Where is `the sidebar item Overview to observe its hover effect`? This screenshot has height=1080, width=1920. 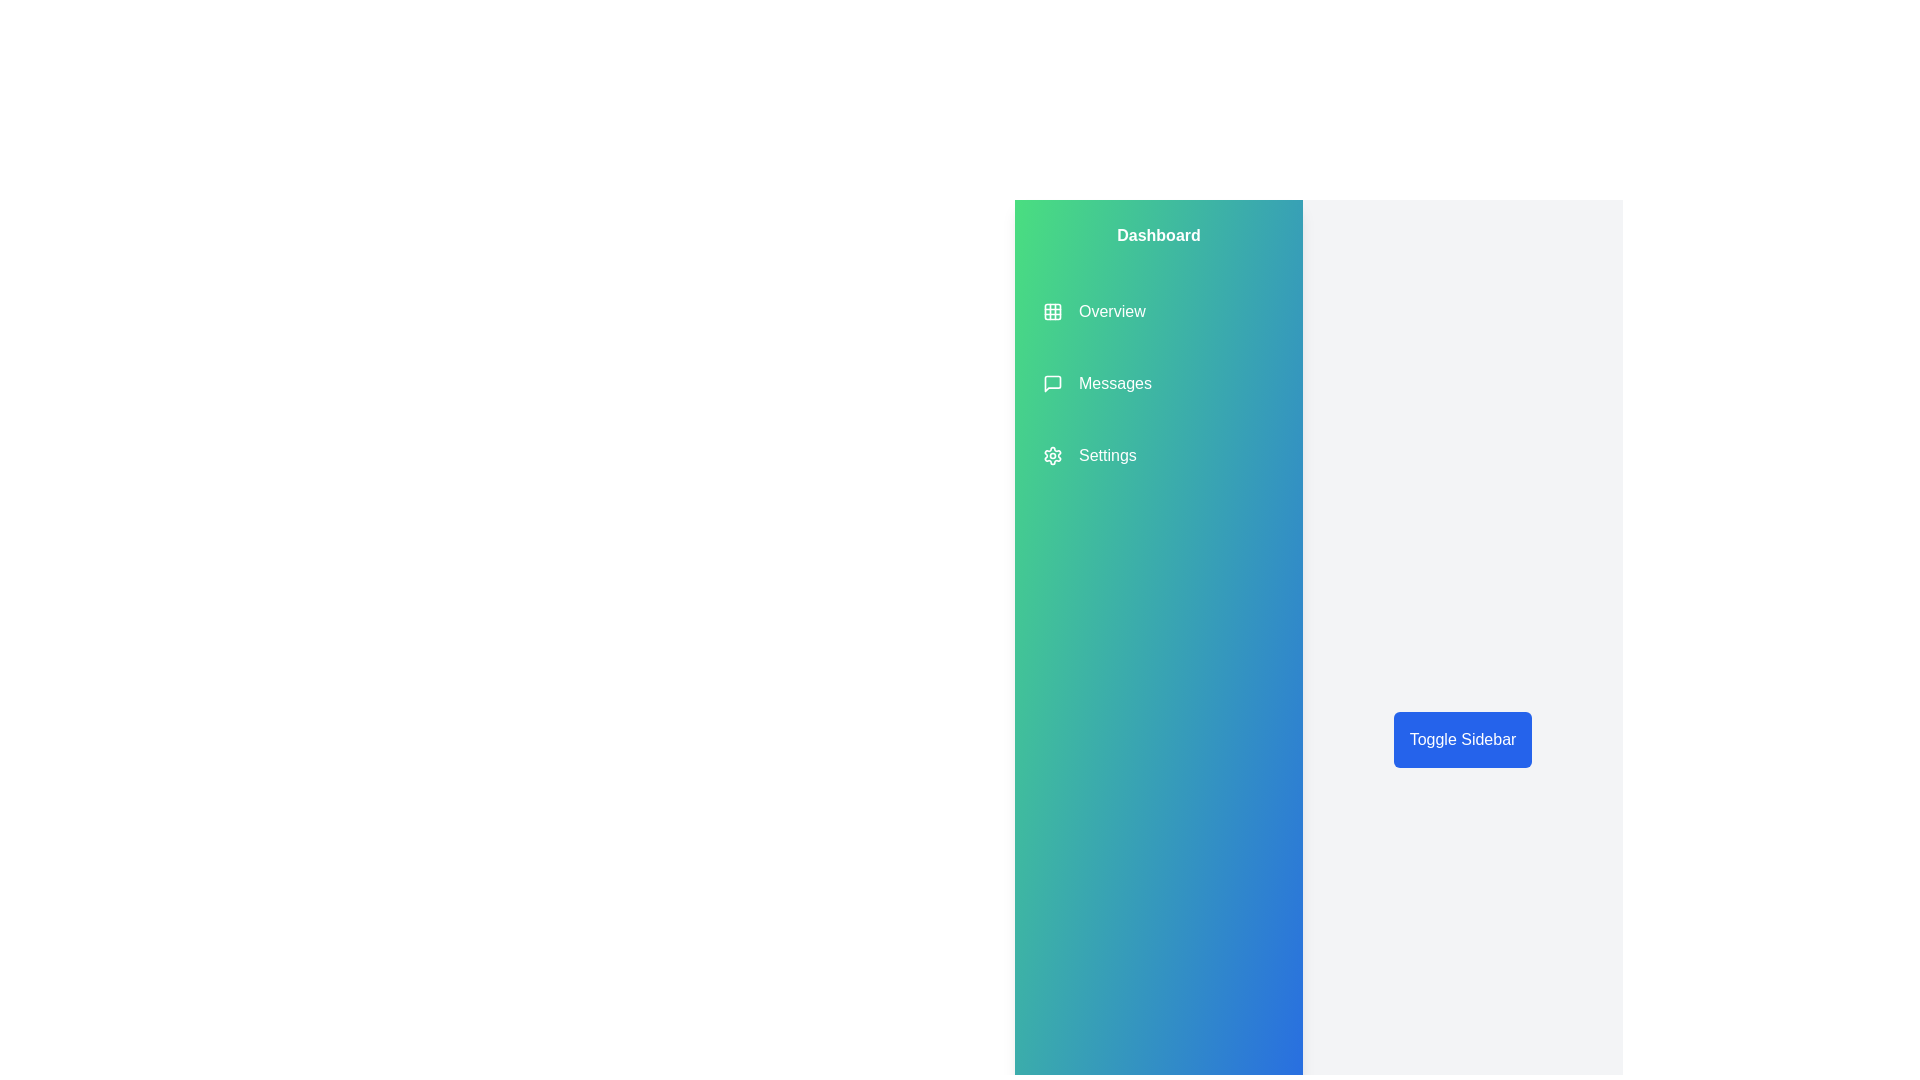 the sidebar item Overview to observe its hover effect is located at coordinates (1093, 312).